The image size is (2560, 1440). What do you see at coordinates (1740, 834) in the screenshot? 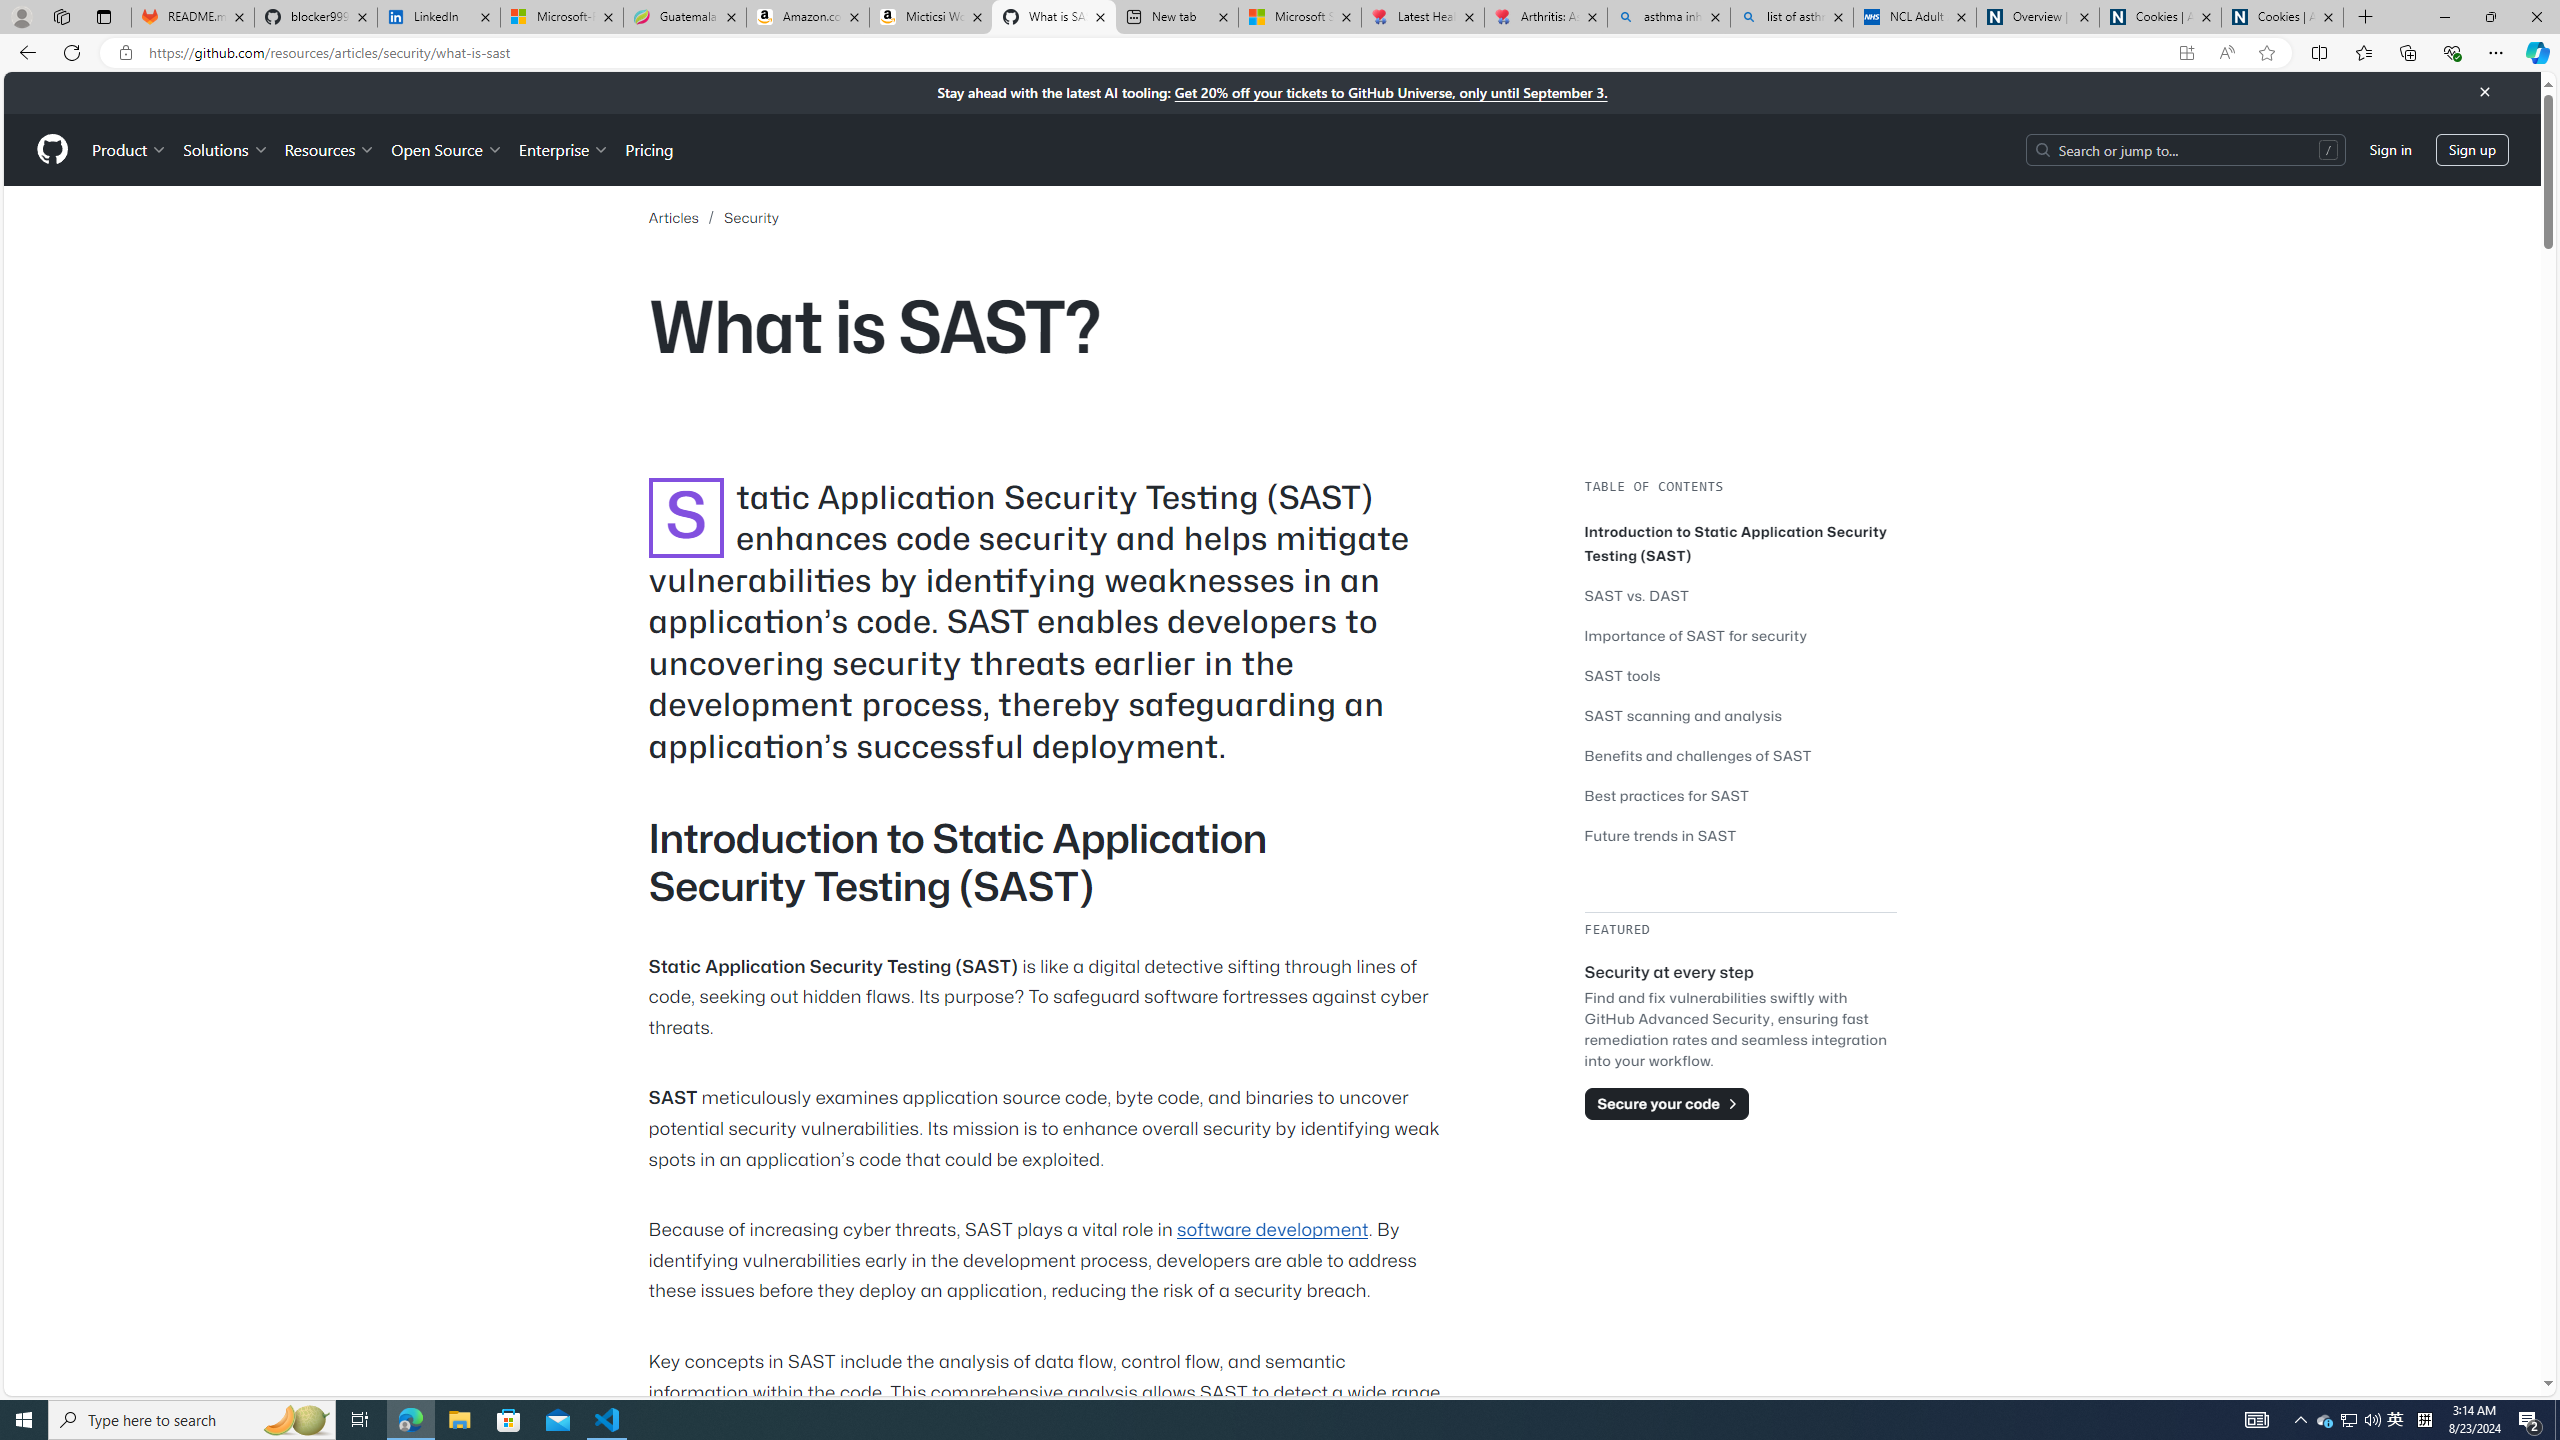
I see `'Future trends in SAST'` at bounding box center [1740, 834].